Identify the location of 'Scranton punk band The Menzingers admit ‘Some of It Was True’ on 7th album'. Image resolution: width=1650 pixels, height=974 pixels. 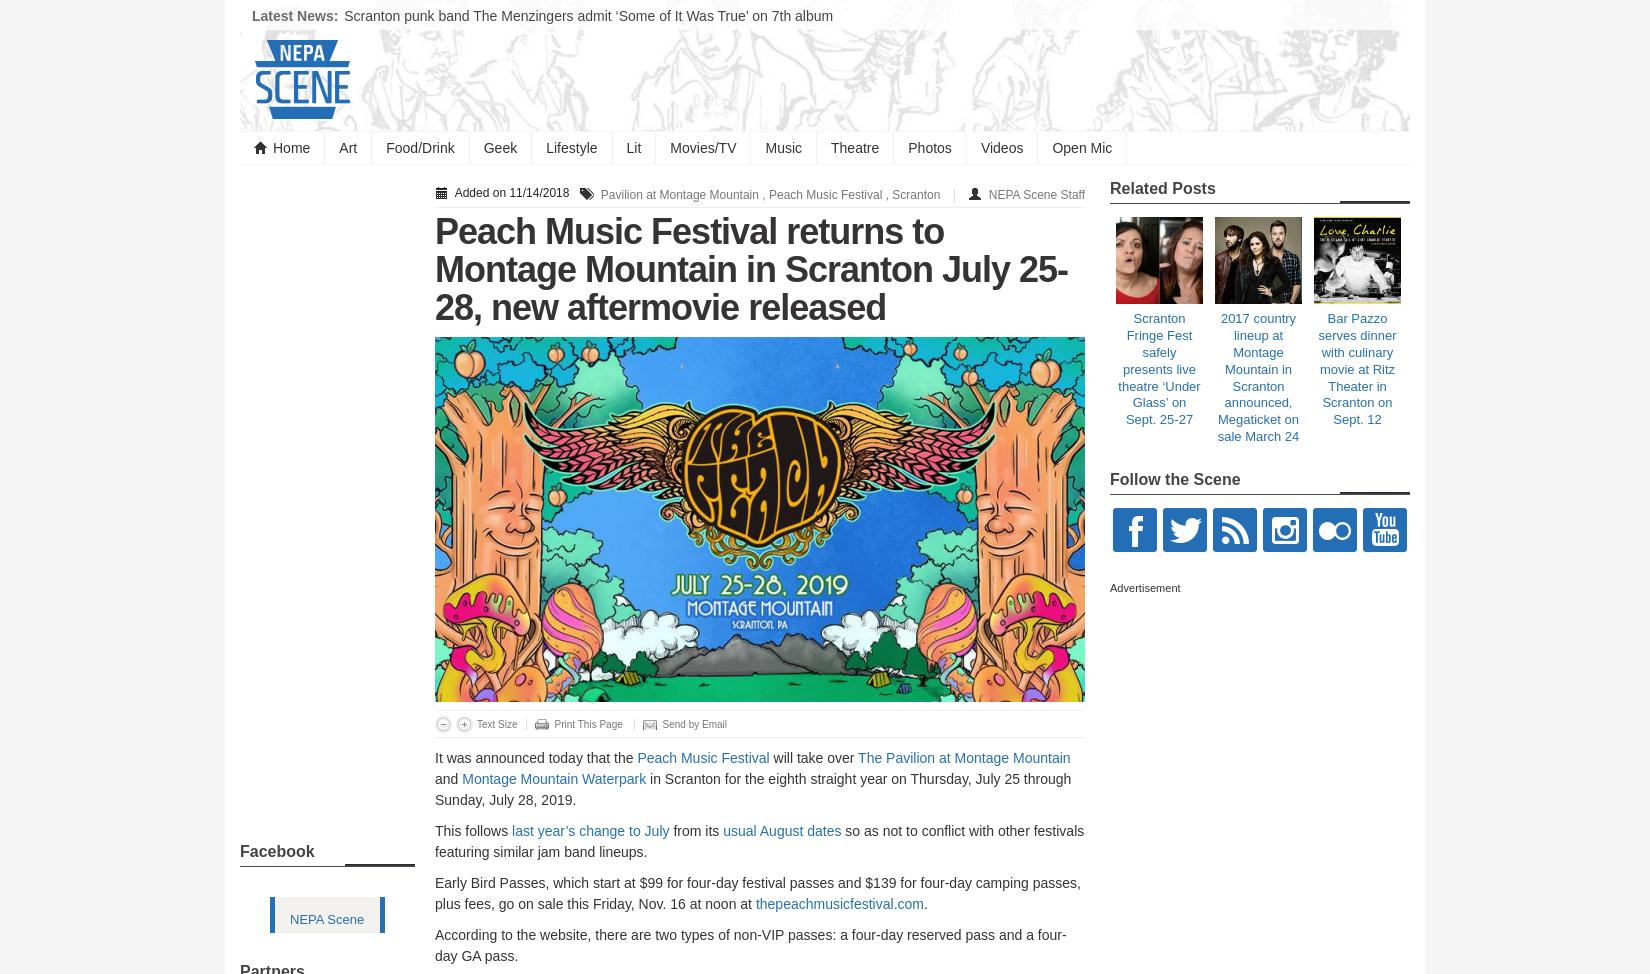
(587, 15).